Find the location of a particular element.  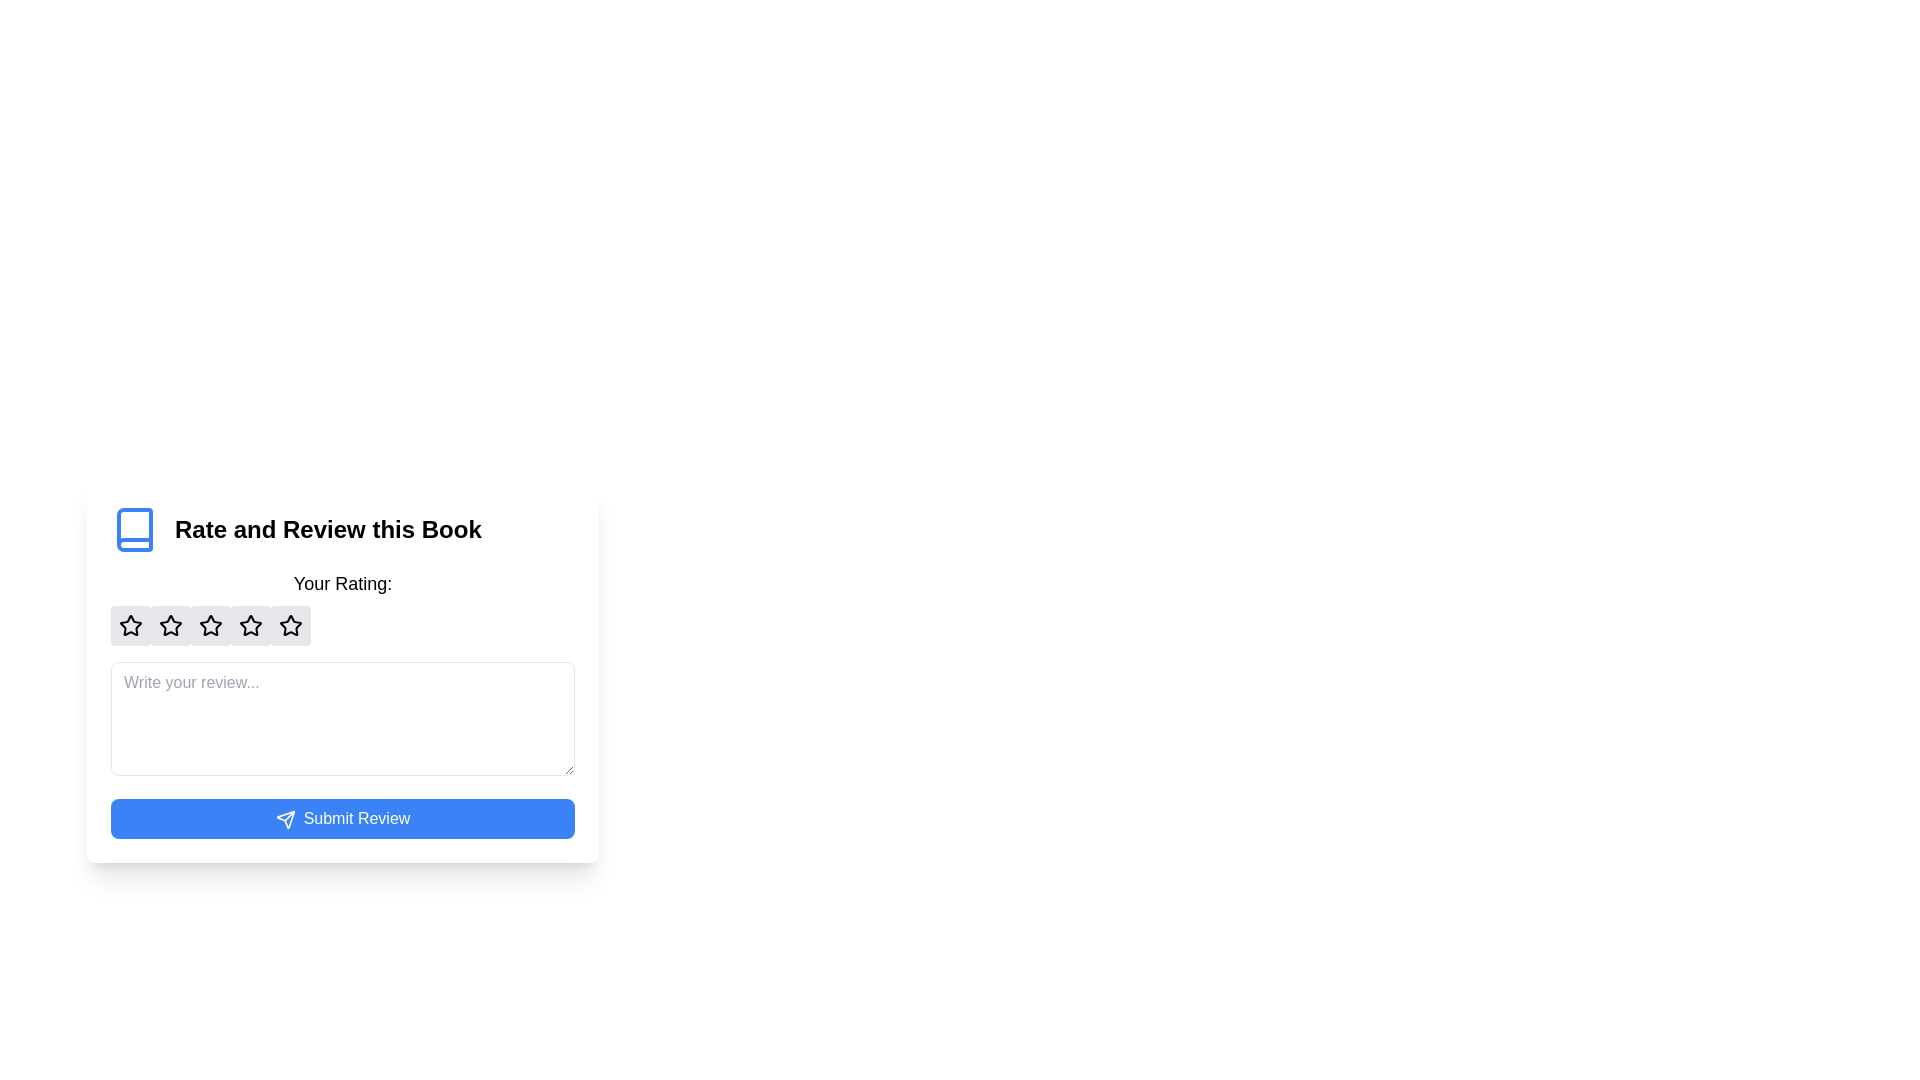

the label prompting the user to provide a rating for the book, located above the star icons in the 'Rate and Review this Book' section is located at coordinates (342, 583).